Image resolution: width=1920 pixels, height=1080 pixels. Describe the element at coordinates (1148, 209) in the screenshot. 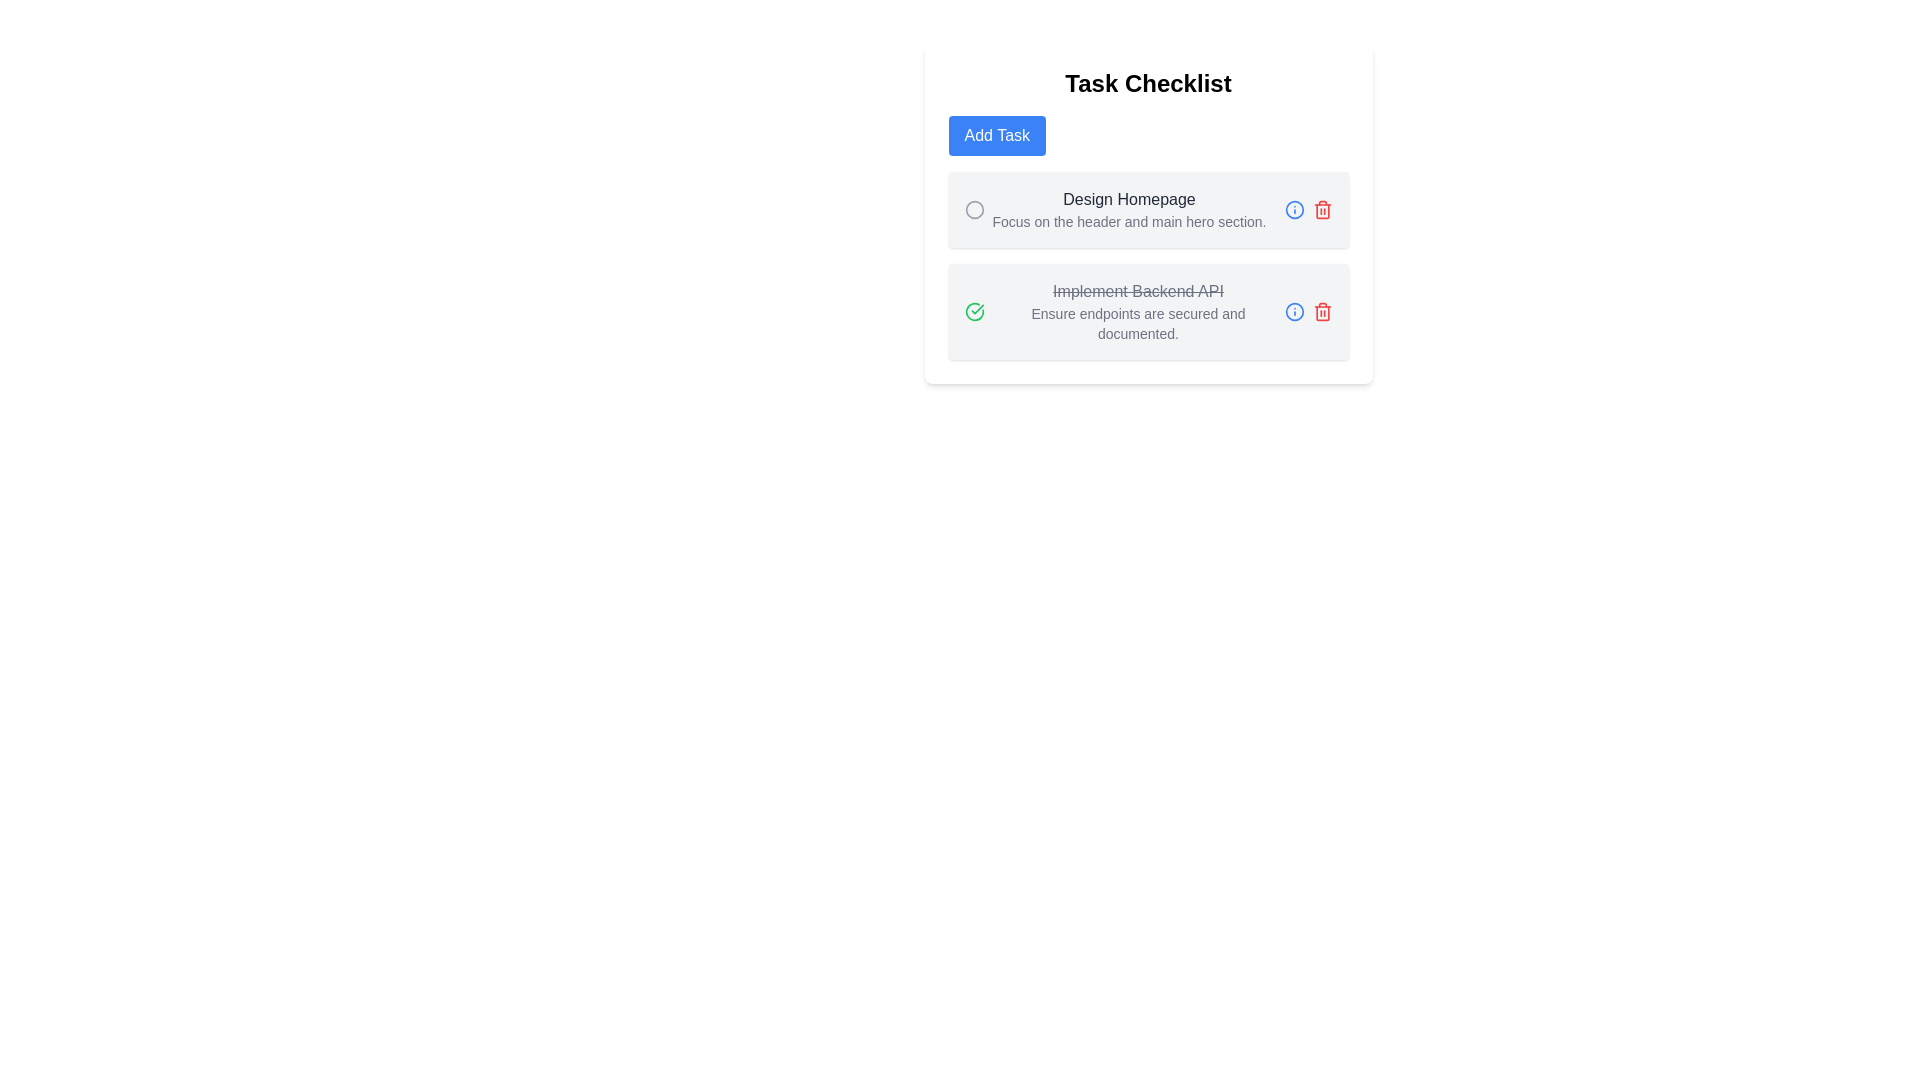

I see `the checklist item displayed in the 'Task Checklist' card` at that location.